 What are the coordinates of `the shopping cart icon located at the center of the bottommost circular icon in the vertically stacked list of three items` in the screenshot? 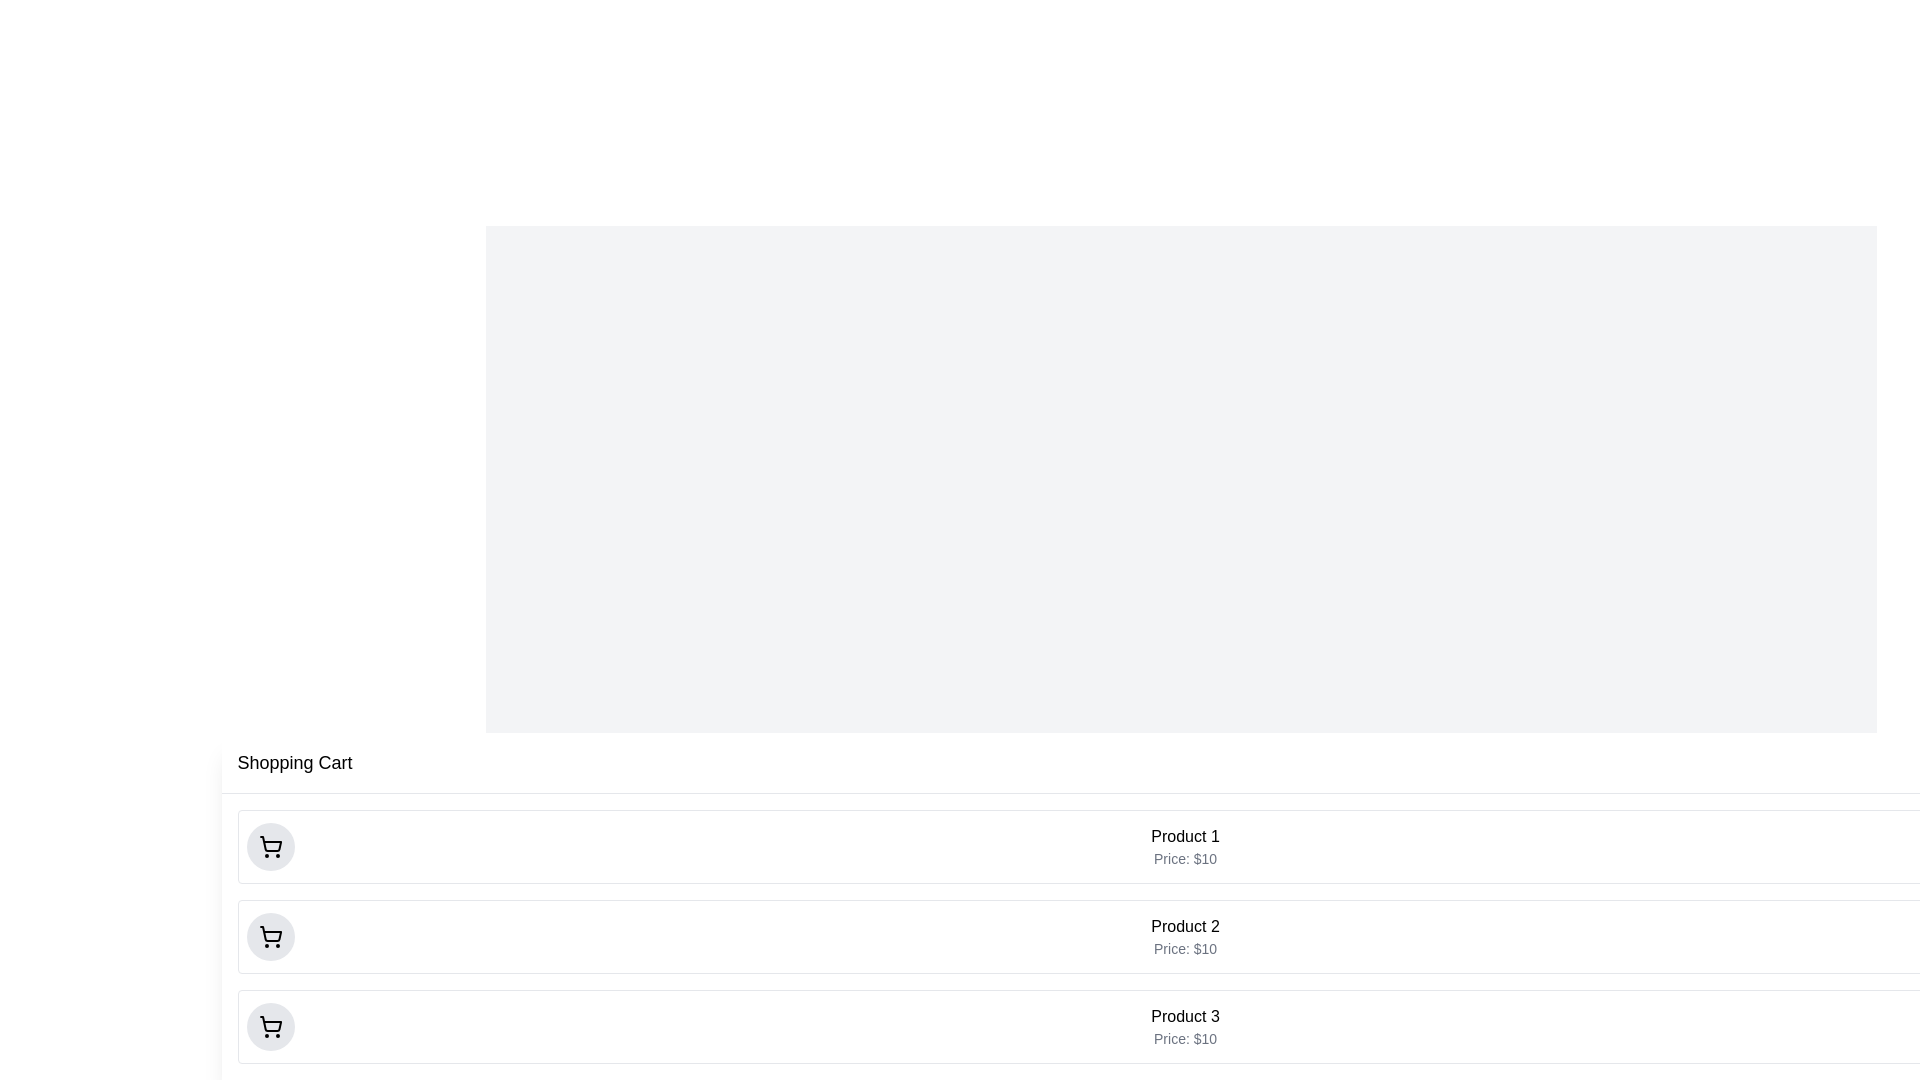 It's located at (269, 1026).